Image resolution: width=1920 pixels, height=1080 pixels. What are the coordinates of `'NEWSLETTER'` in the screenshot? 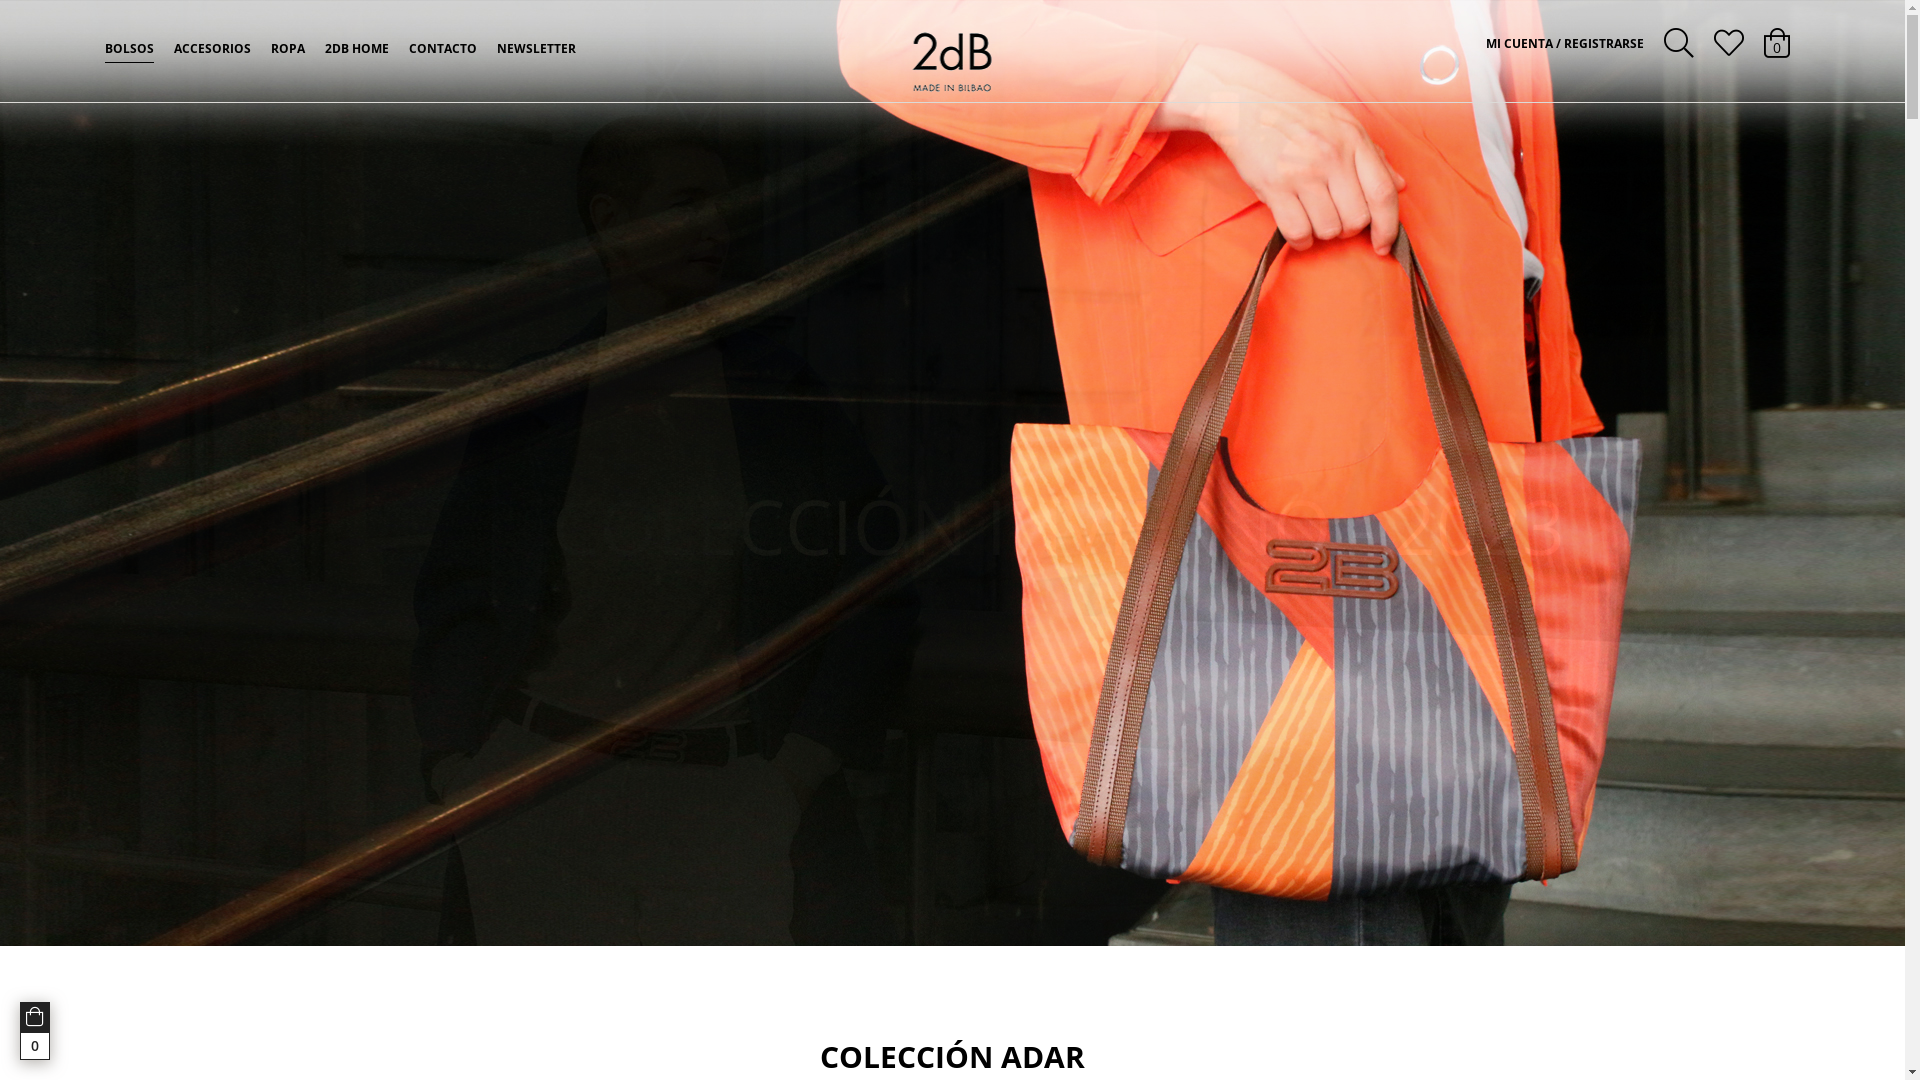 It's located at (536, 48).